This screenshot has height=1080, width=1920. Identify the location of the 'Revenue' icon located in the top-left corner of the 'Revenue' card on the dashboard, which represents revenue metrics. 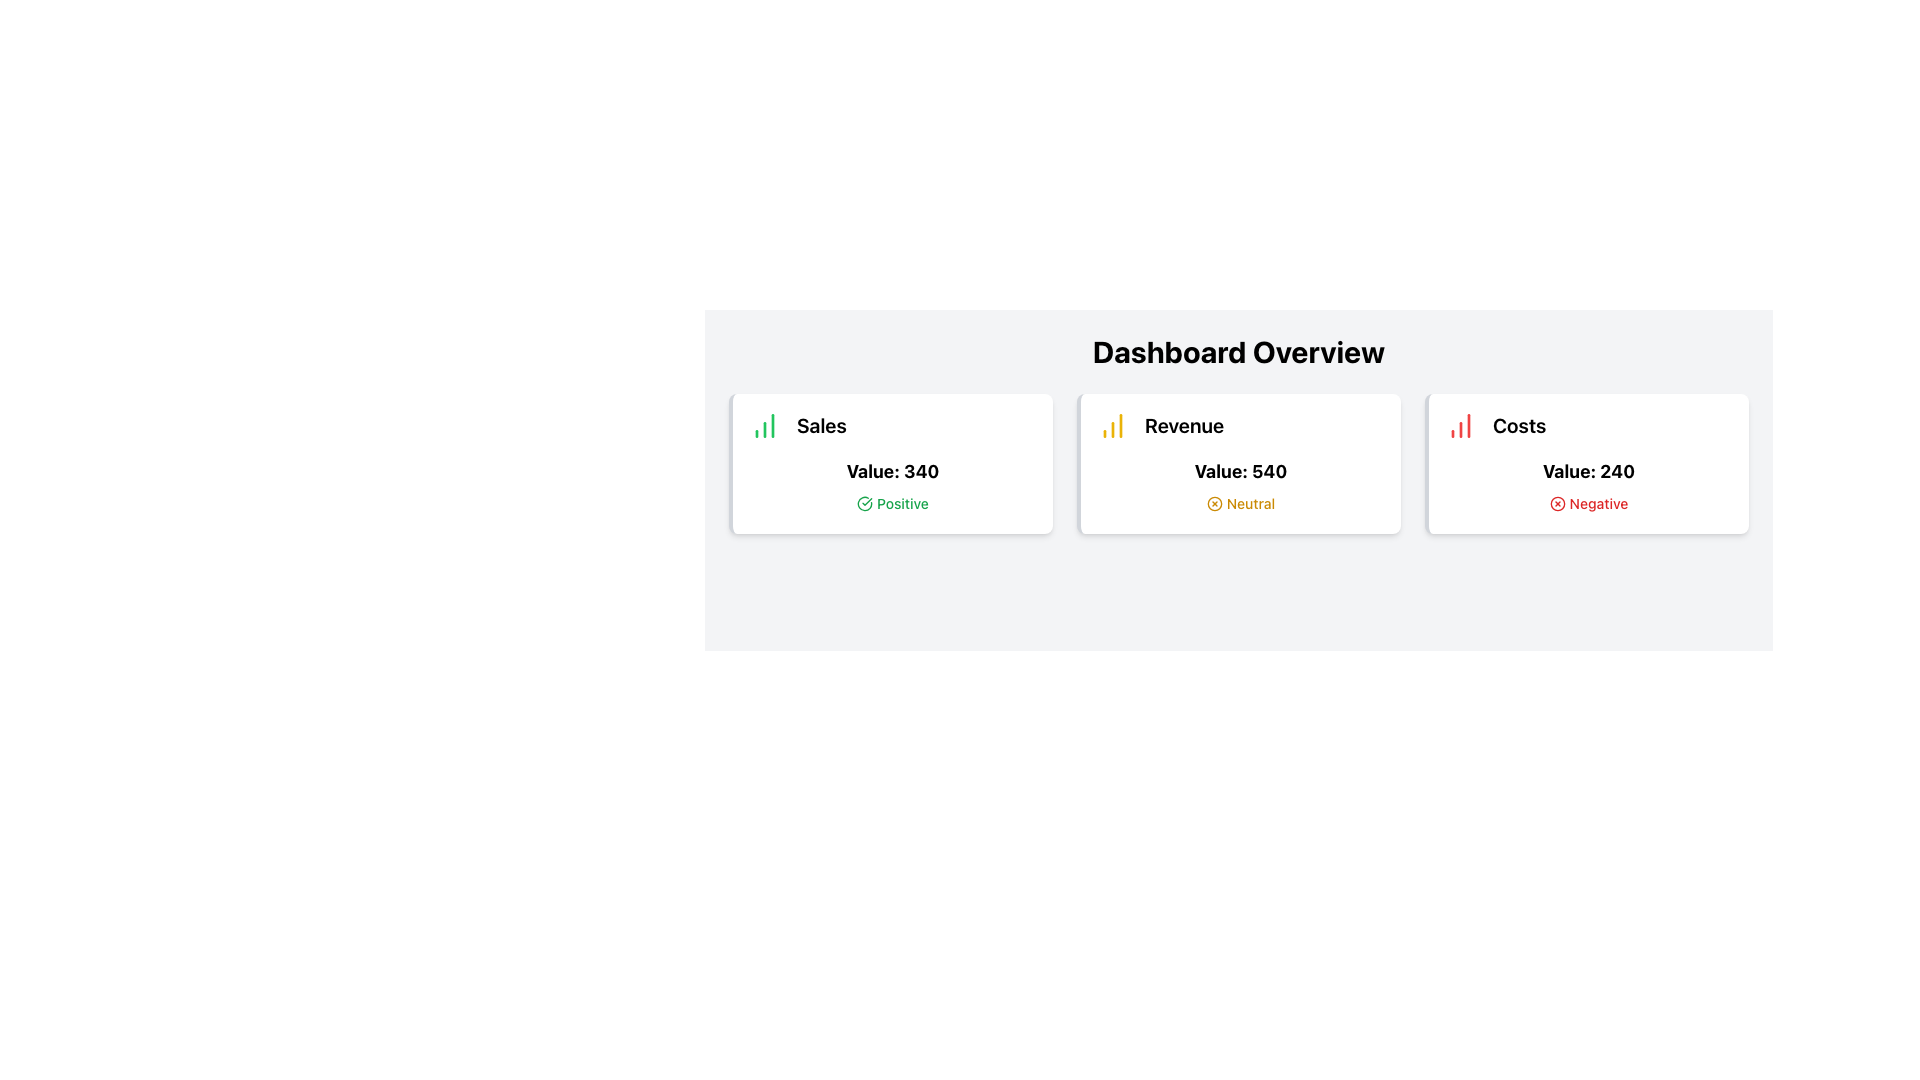
(1112, 424).